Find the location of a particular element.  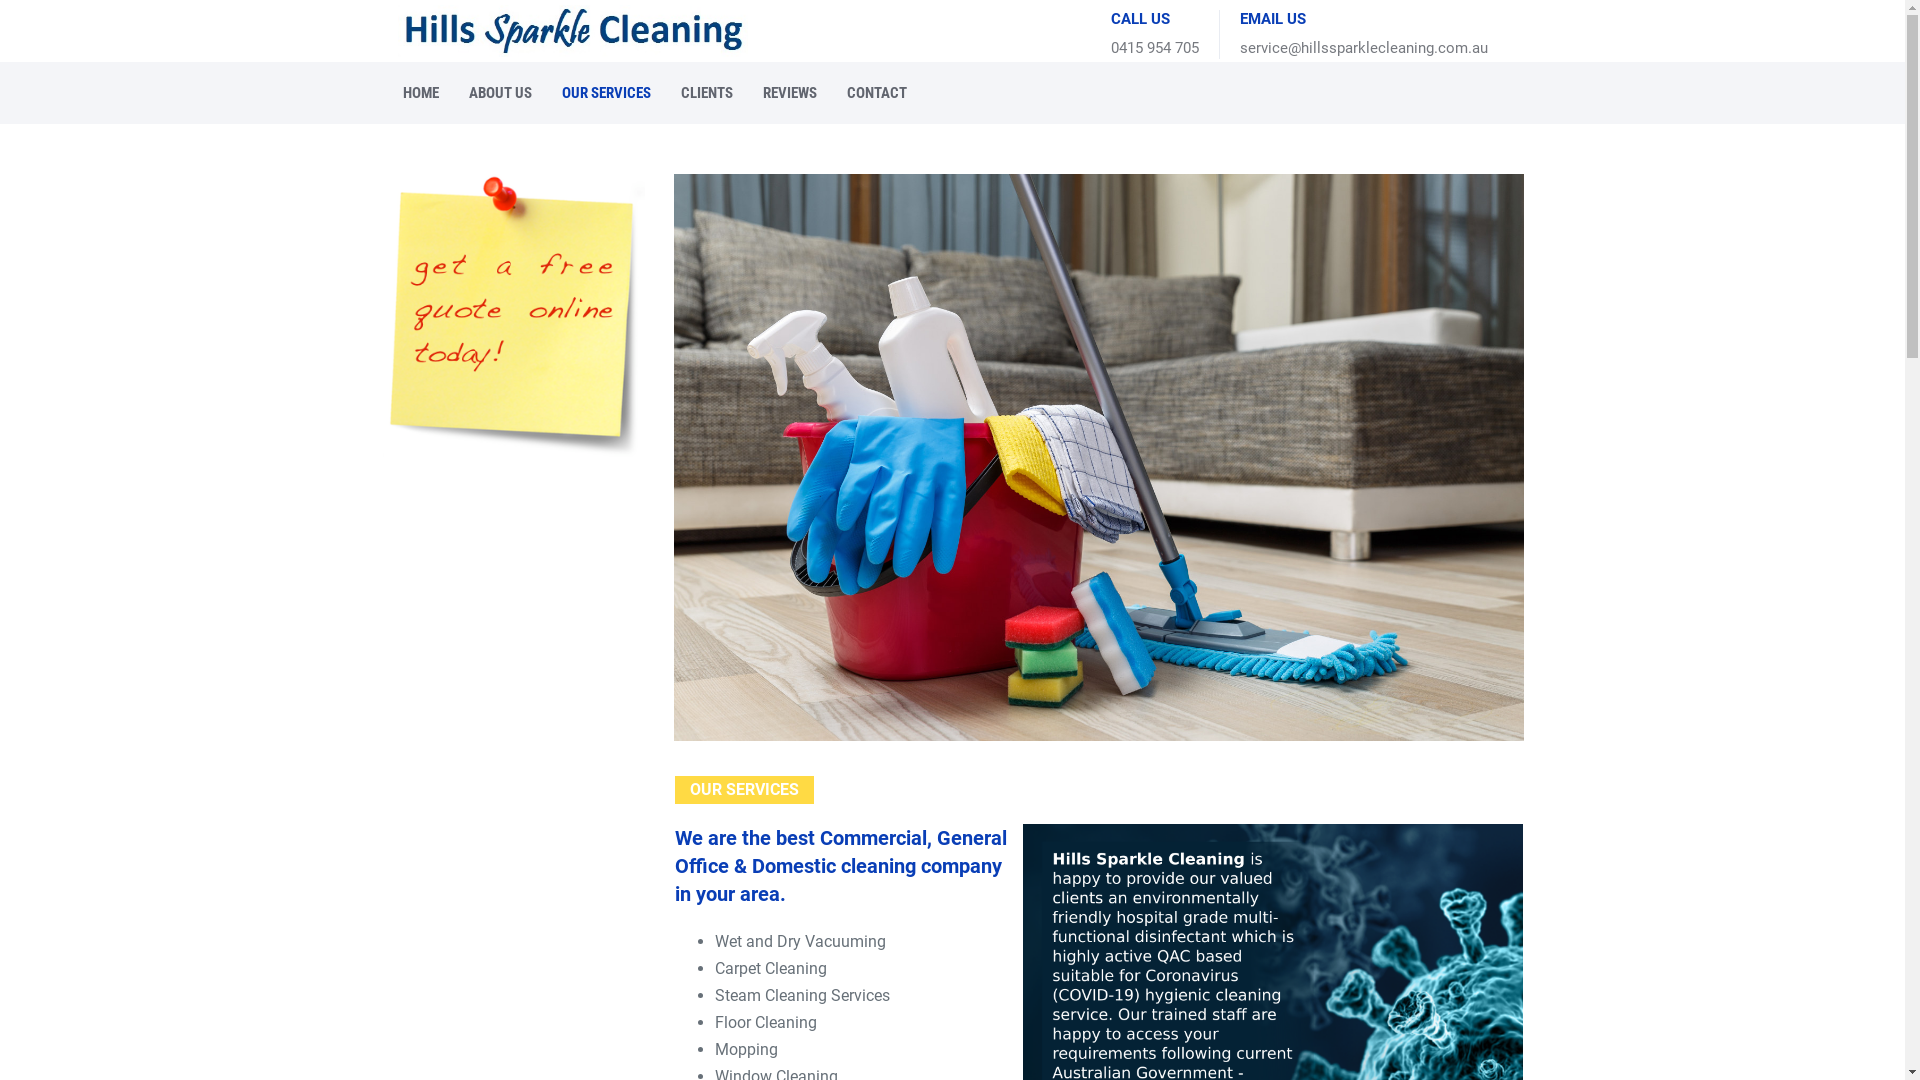

'HOME' is located at coordinates (398, 92).